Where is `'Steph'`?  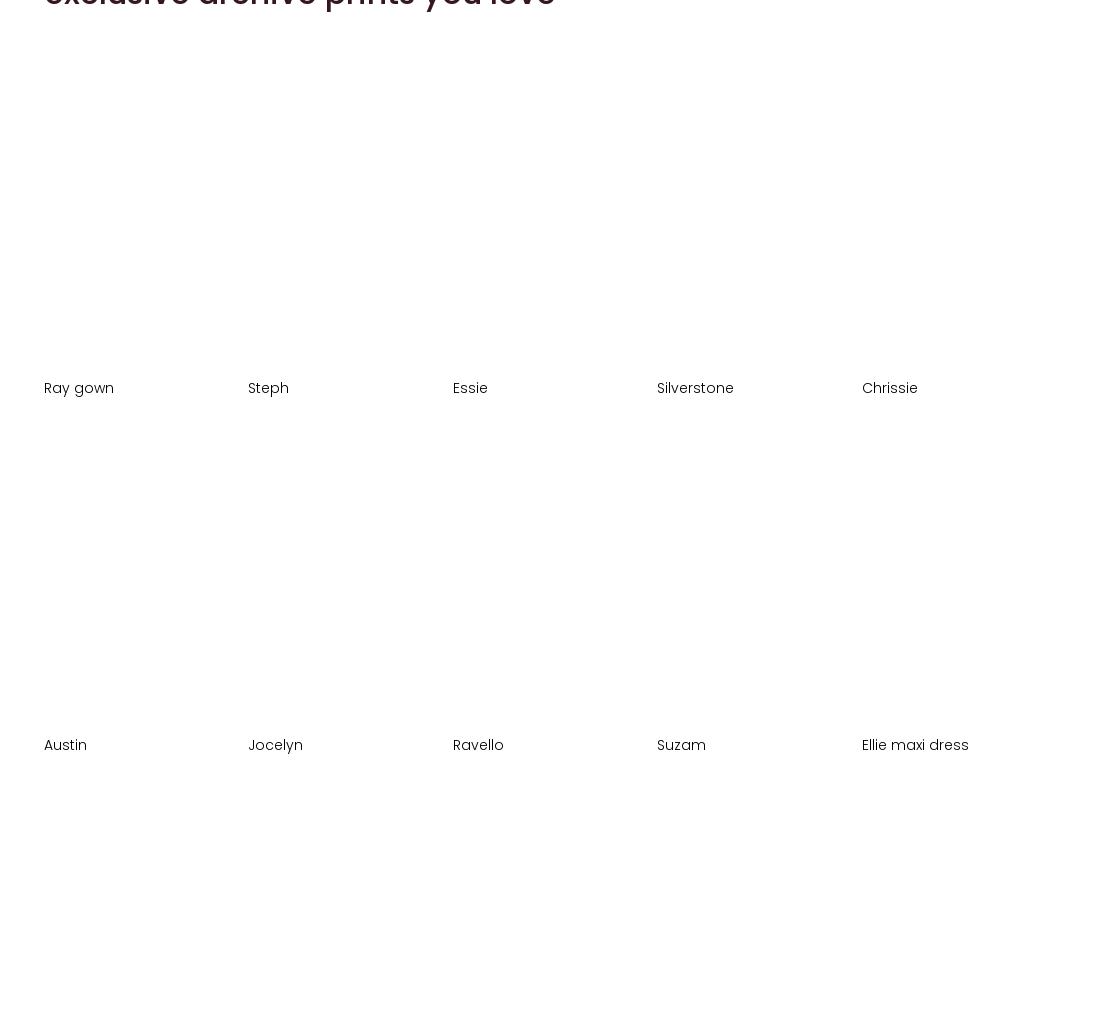
'Steph' is located at coordinates (268, 387).